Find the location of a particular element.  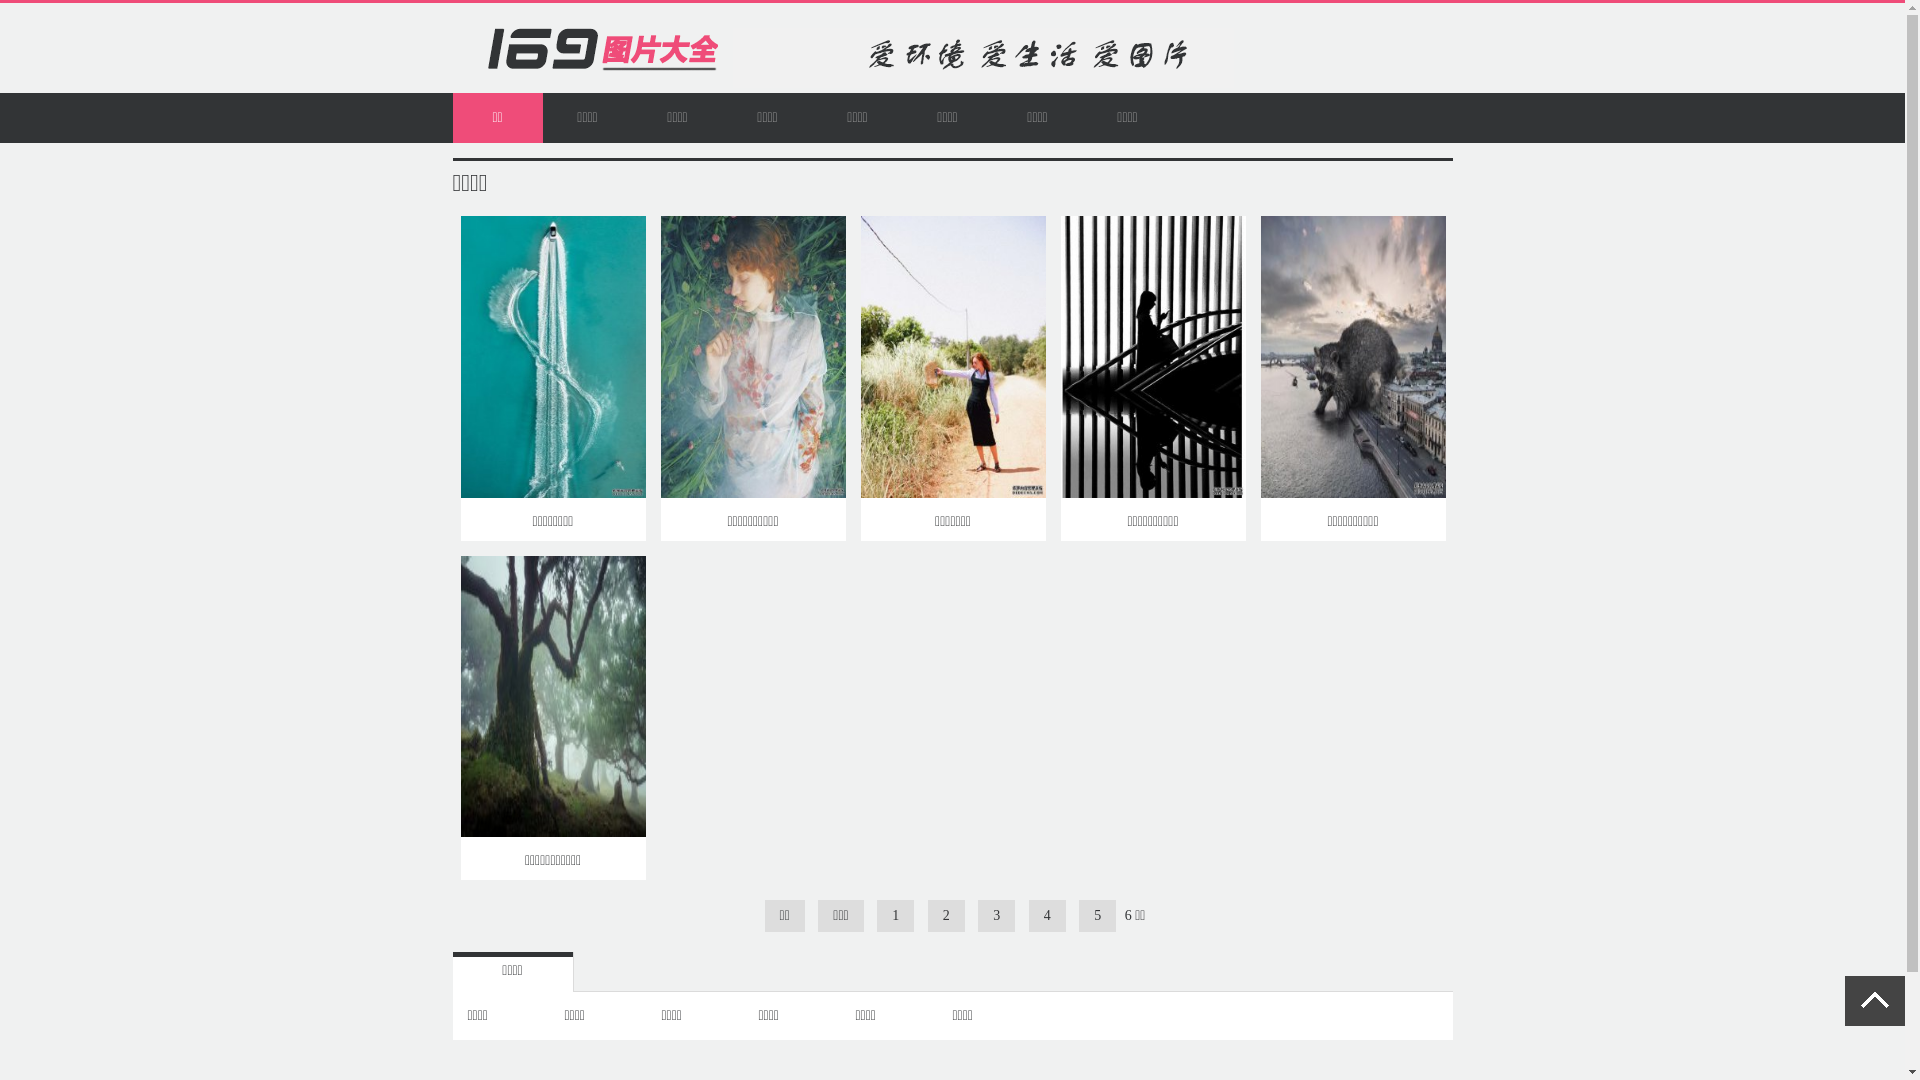

'3' is located at coordinates (996, 915).